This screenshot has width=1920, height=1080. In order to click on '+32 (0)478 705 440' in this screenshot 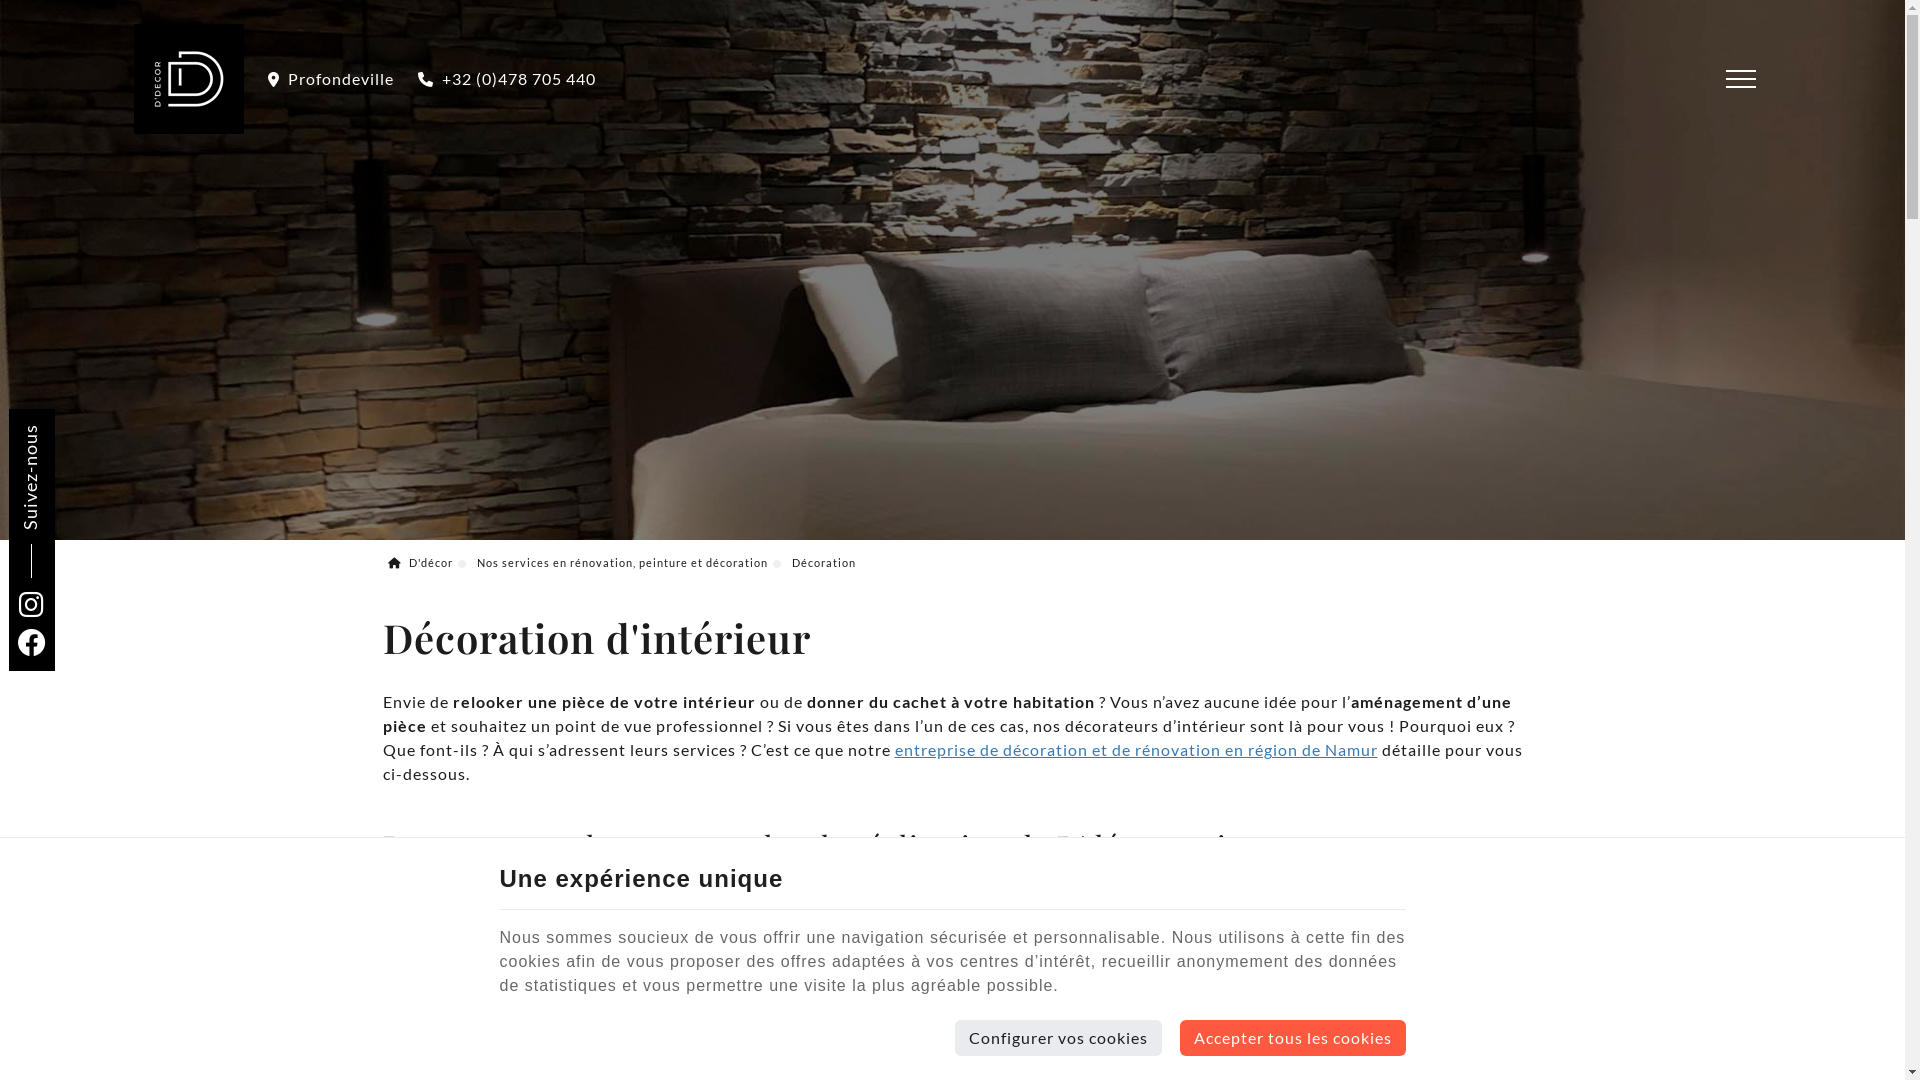, I will do `click(507, 77)`.